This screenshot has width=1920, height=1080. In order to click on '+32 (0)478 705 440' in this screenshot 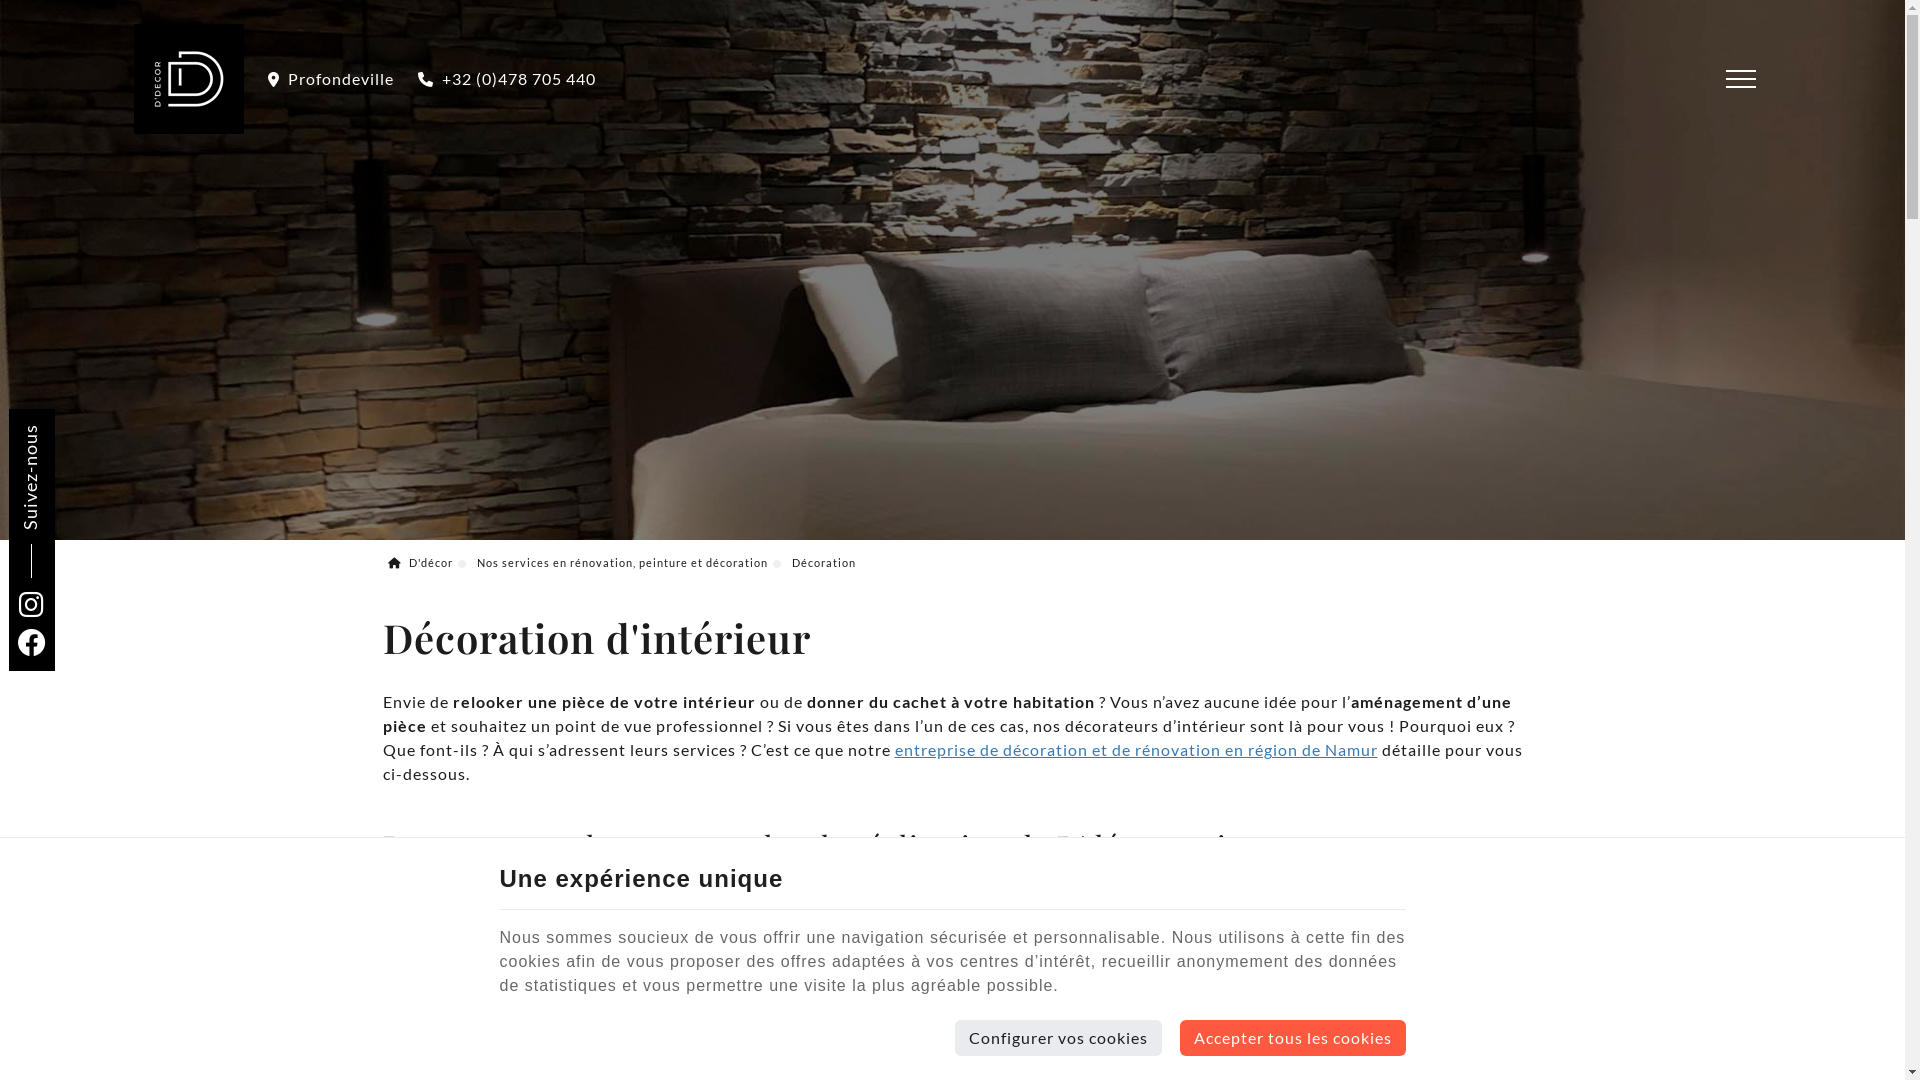, I will do `click(507, 77)`.